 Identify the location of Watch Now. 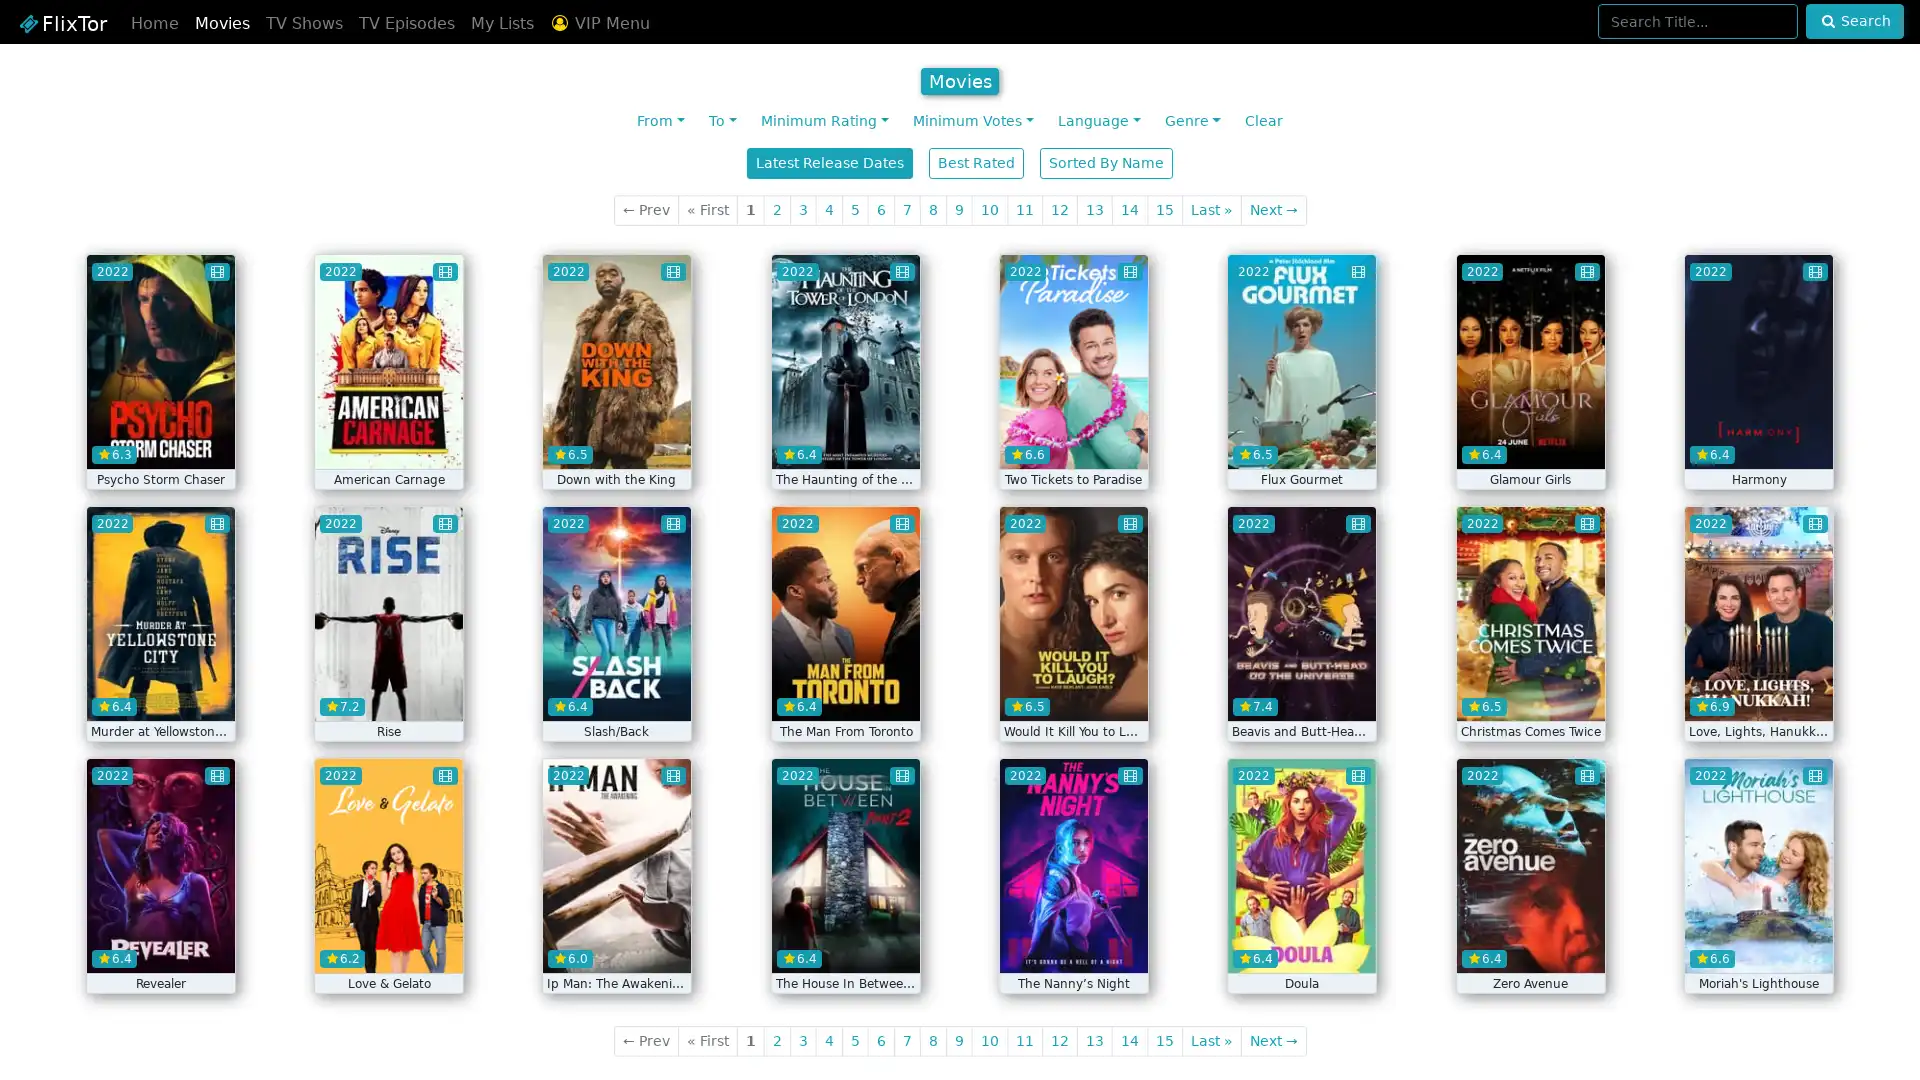
(845, 690).